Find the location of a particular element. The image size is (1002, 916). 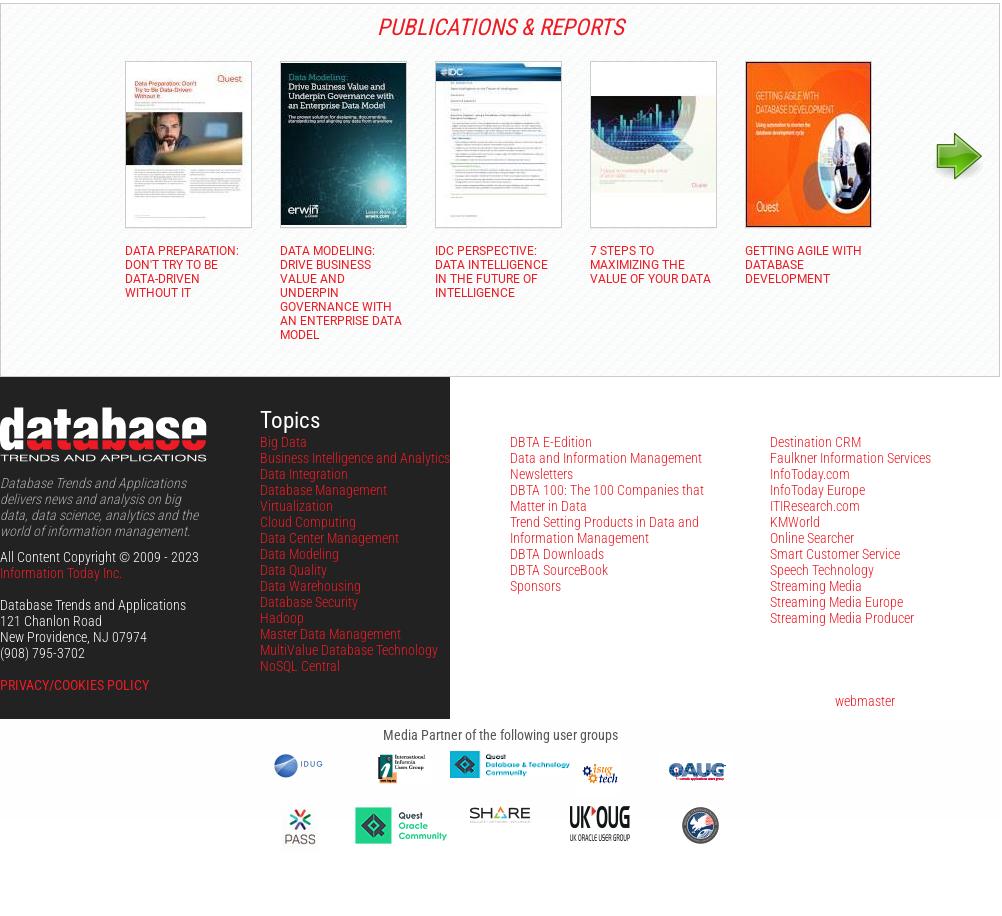

'Destination CRM' is located at coordinates (814, 440).